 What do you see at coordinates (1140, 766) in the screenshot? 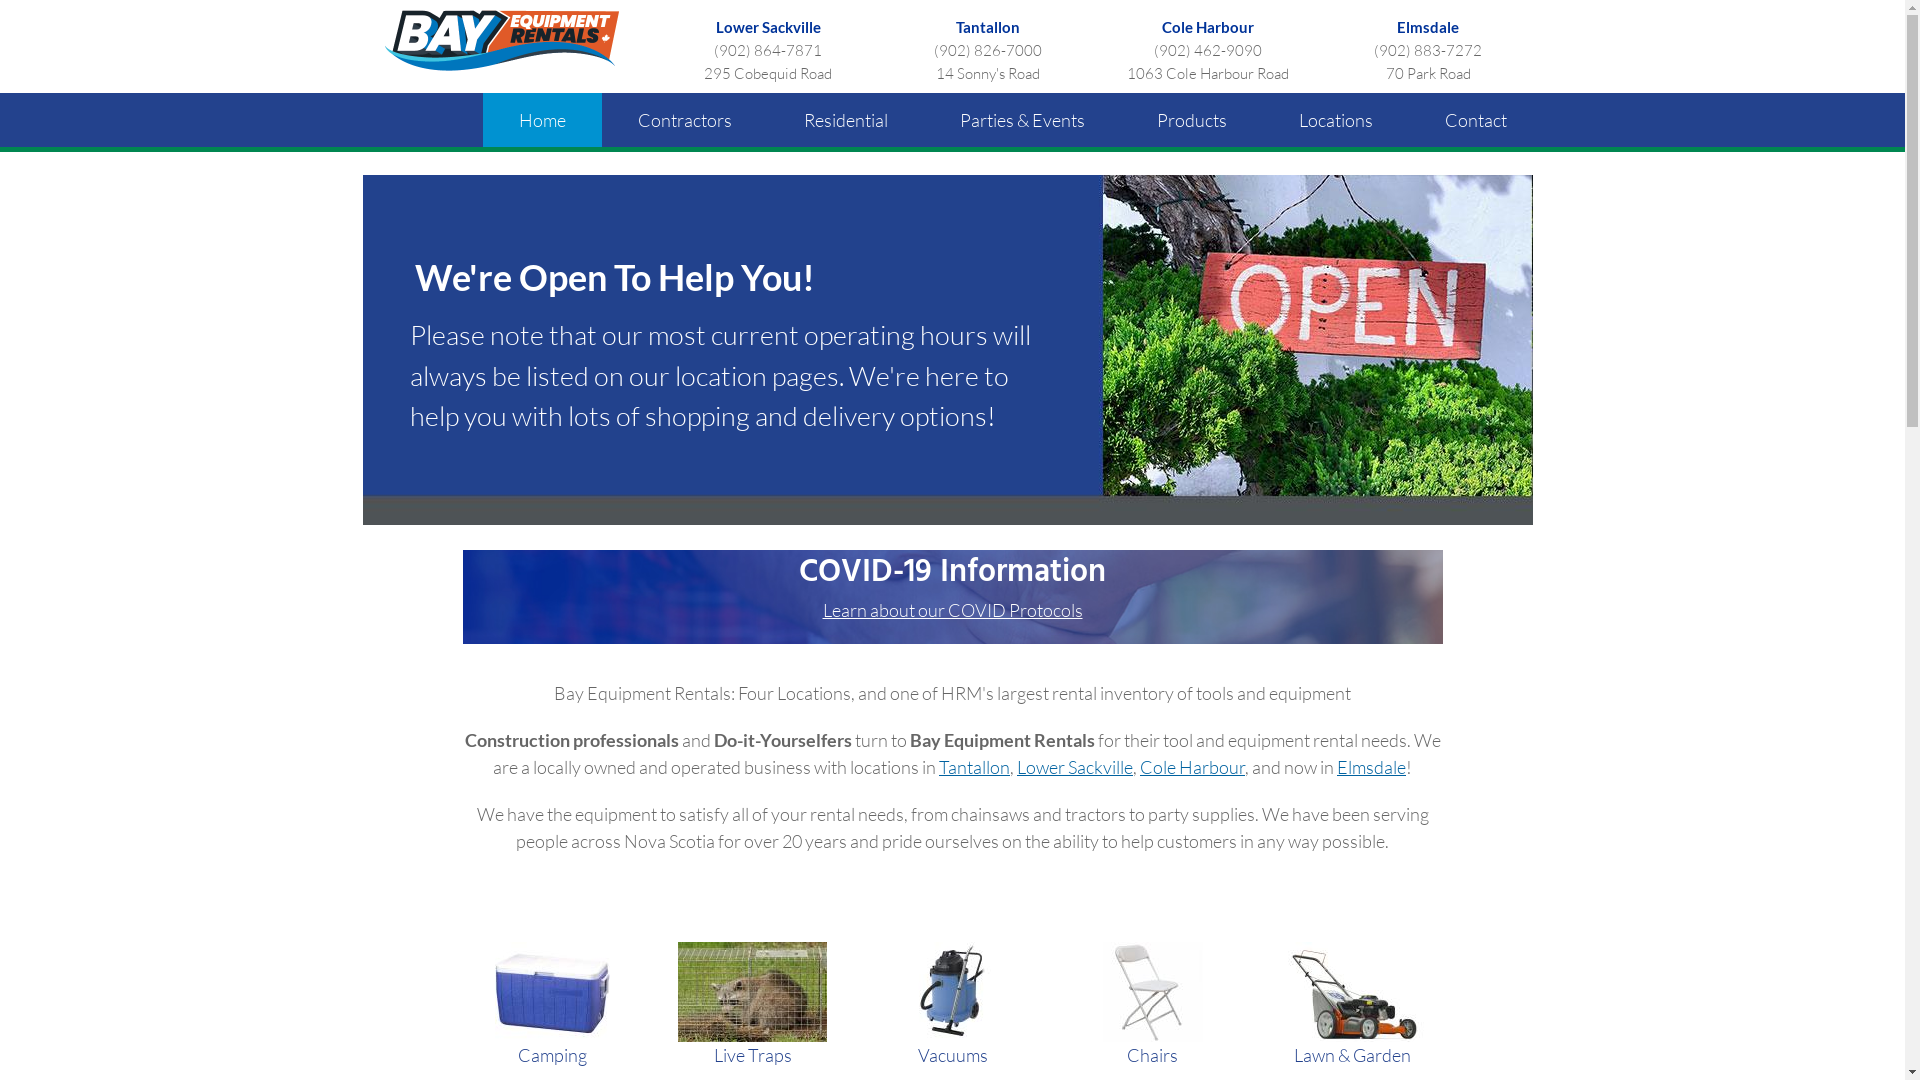
I see `'Cole Harbour'` at bounding box center [1140, 766].